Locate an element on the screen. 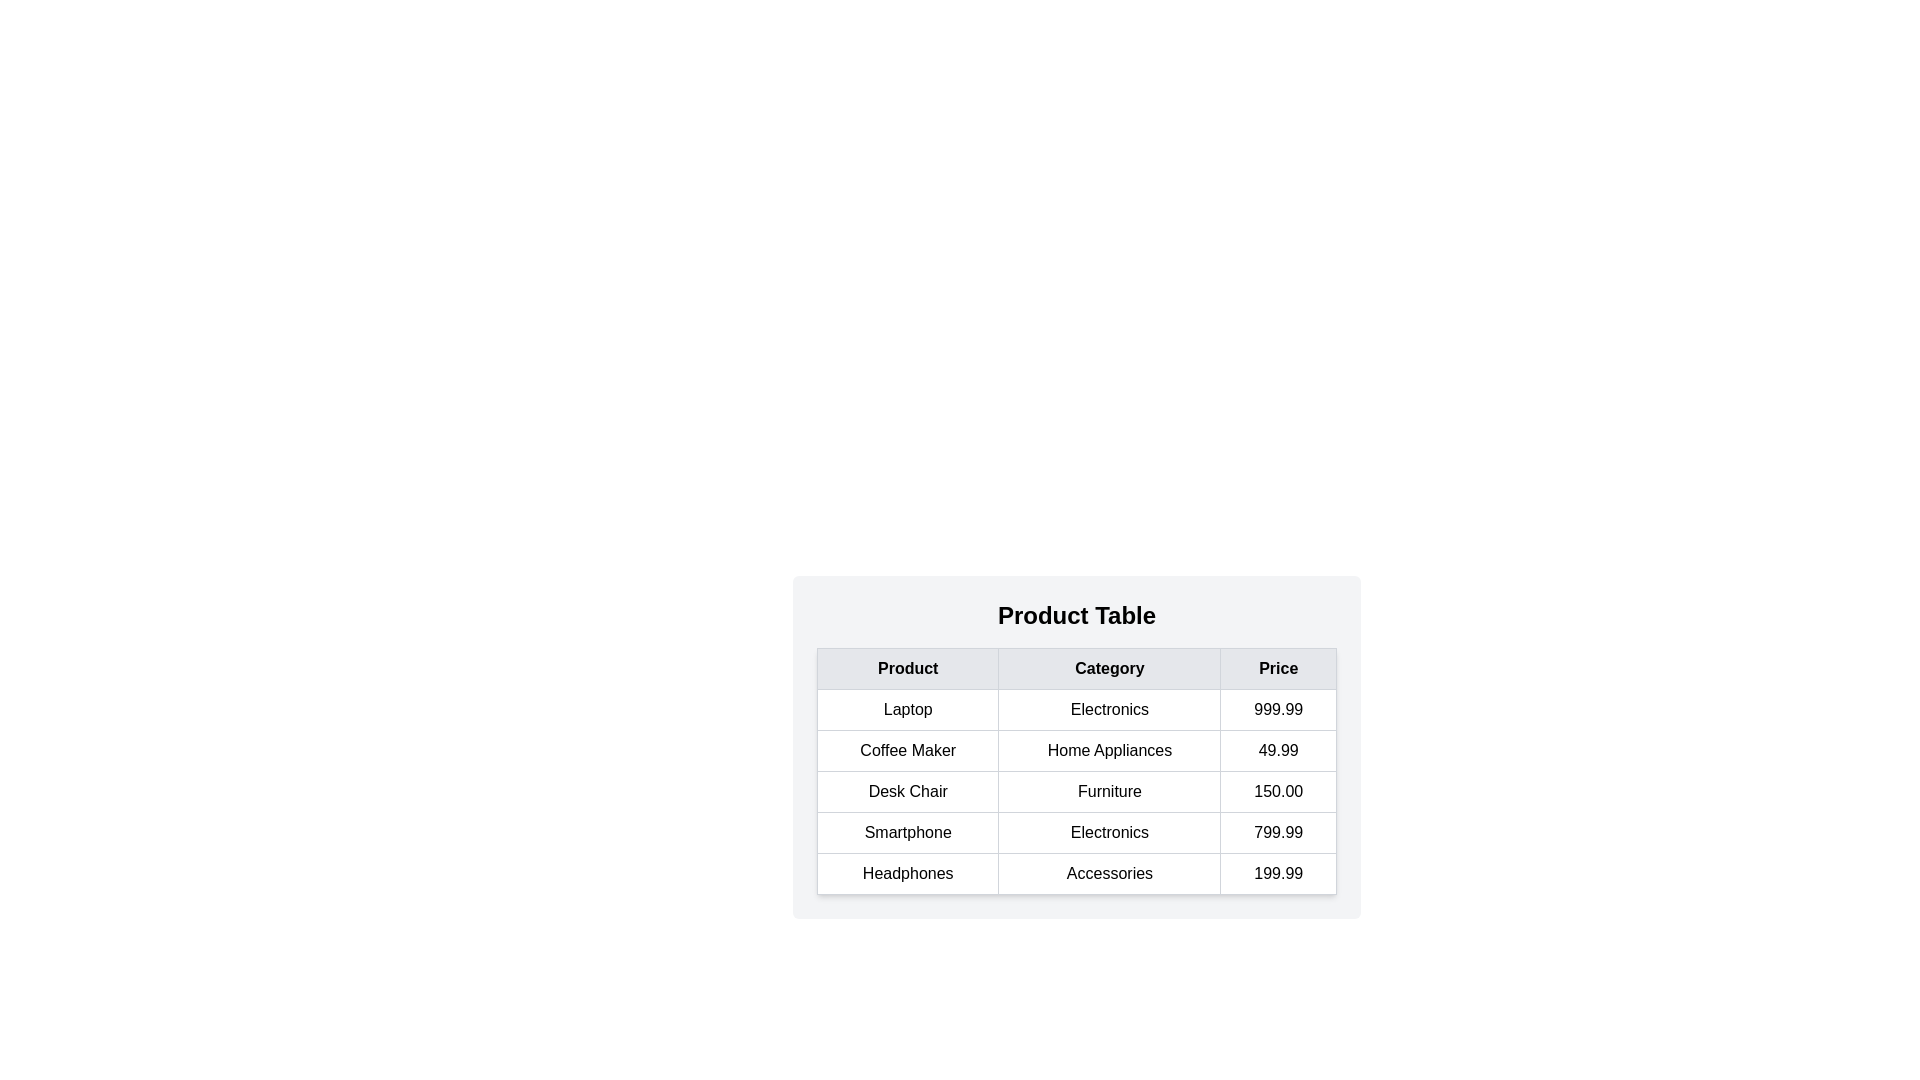 The height and width of the screenshot is (1080, 1920). the text label displaying 'Smartphone' in the 'Product Table' under the 'Product' column is located at coordinates (907, 833).